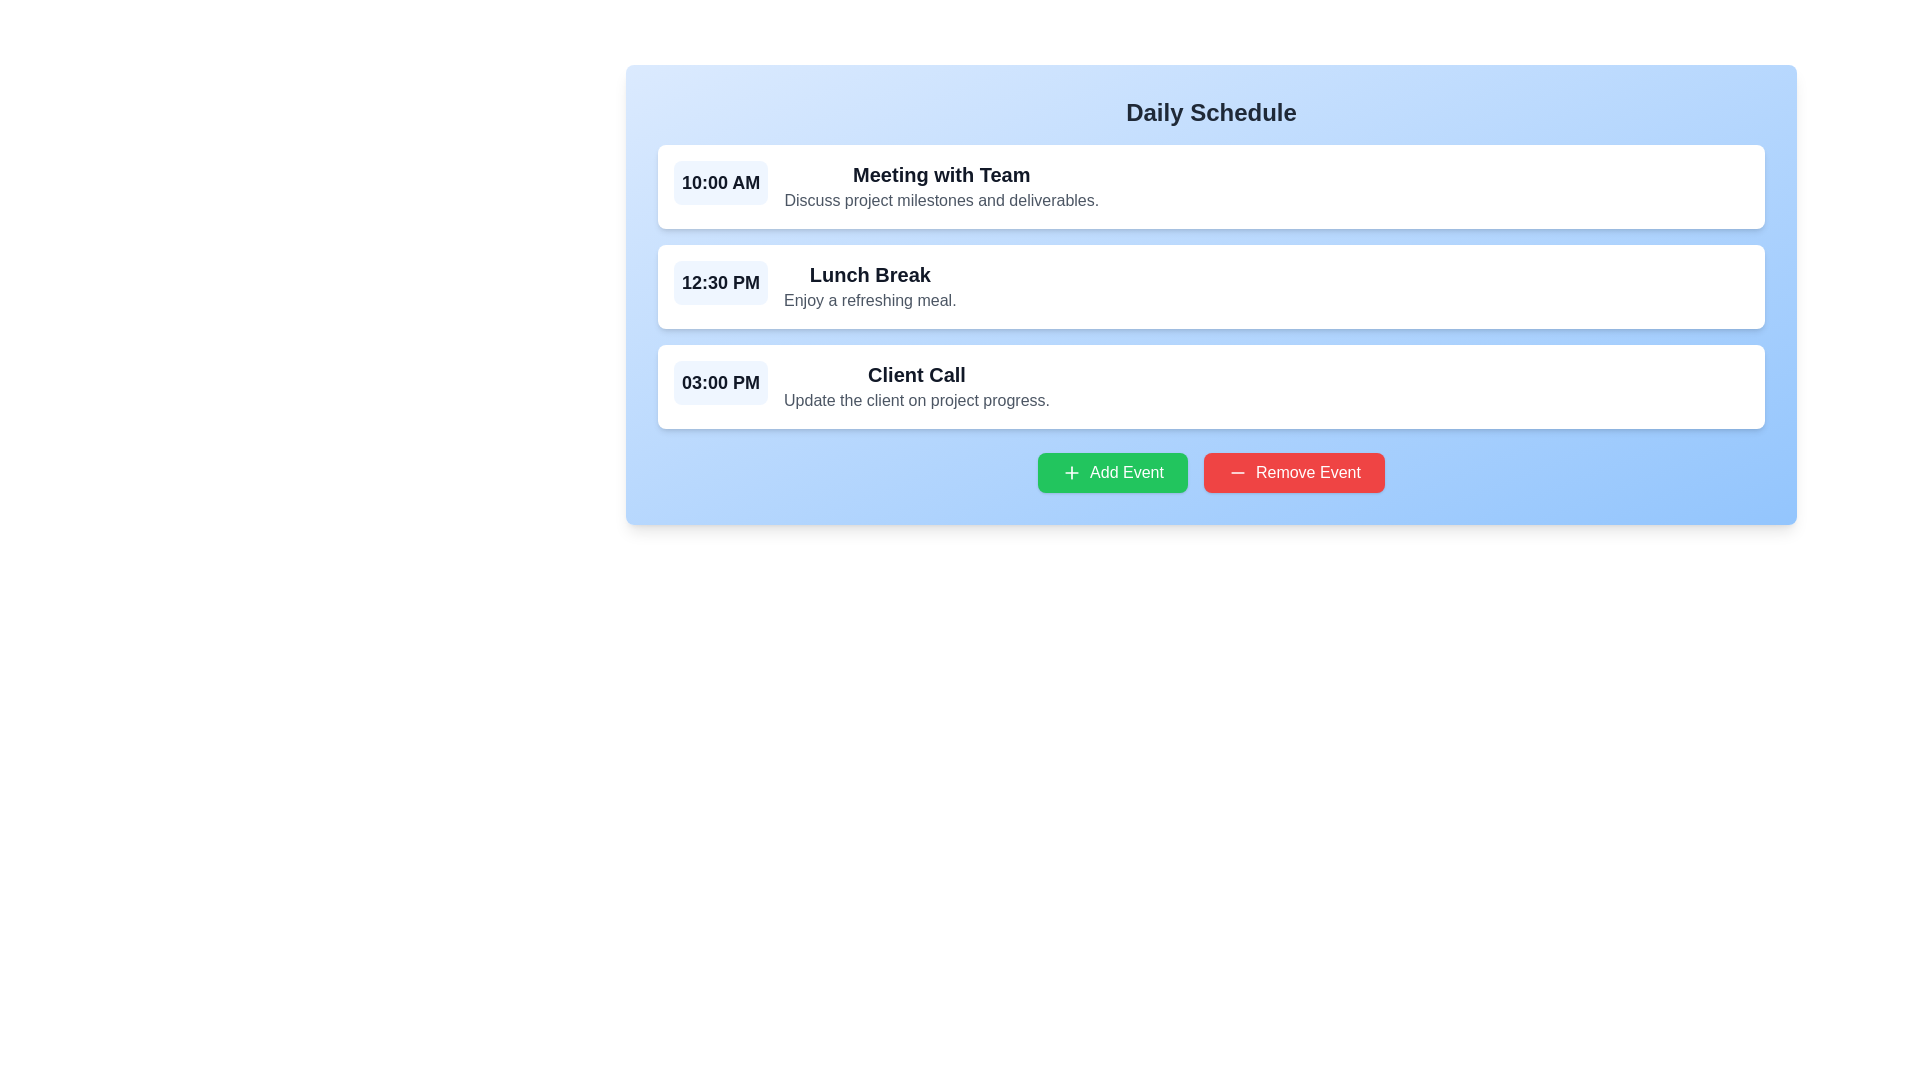  Describe the element at coordinates (720, 182) in the screenshot. I see `the label that displays '10:00 AM' in a blue background block with rounded corners, located in the top-left corner of the first event block adjacent to the title 'Meeting with Team'` at that location.